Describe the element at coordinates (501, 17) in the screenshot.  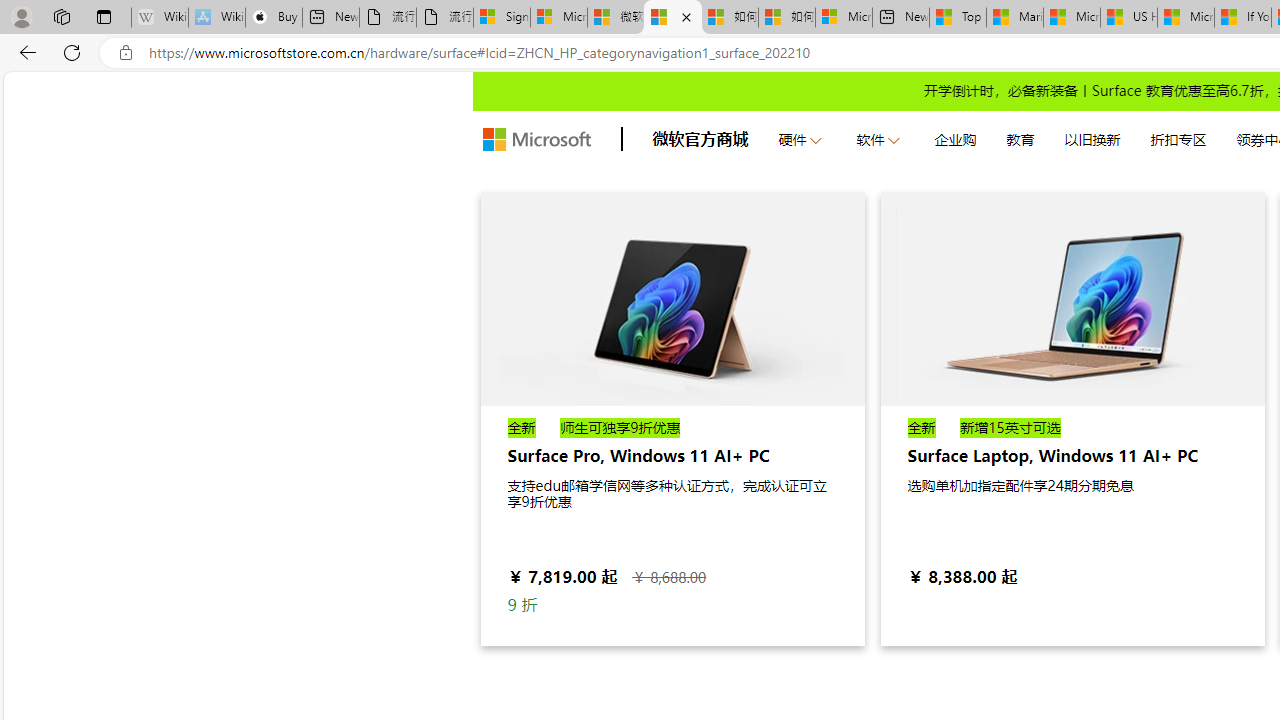
I see `'Sign in to your Microsoft account'` at that location.